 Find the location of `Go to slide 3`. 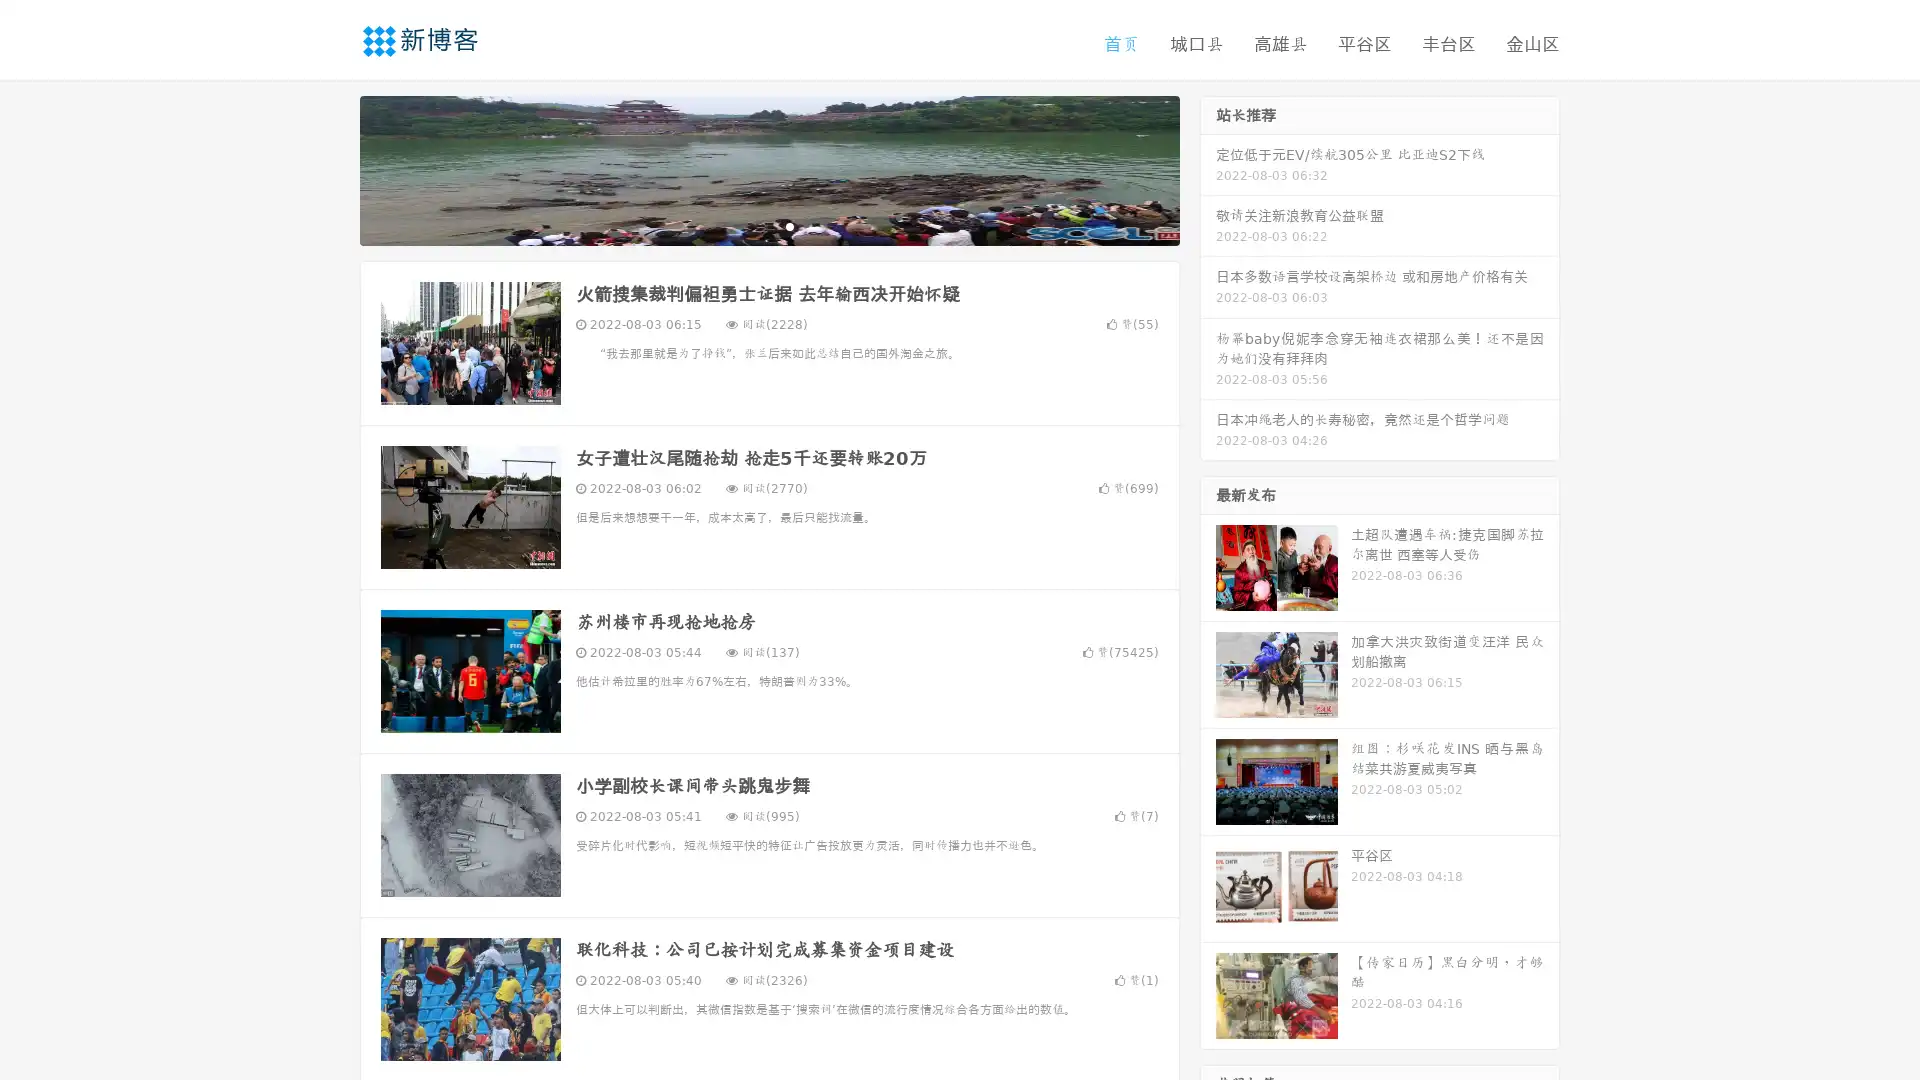

Go to slide 3 is located at coordinates (789, 225).